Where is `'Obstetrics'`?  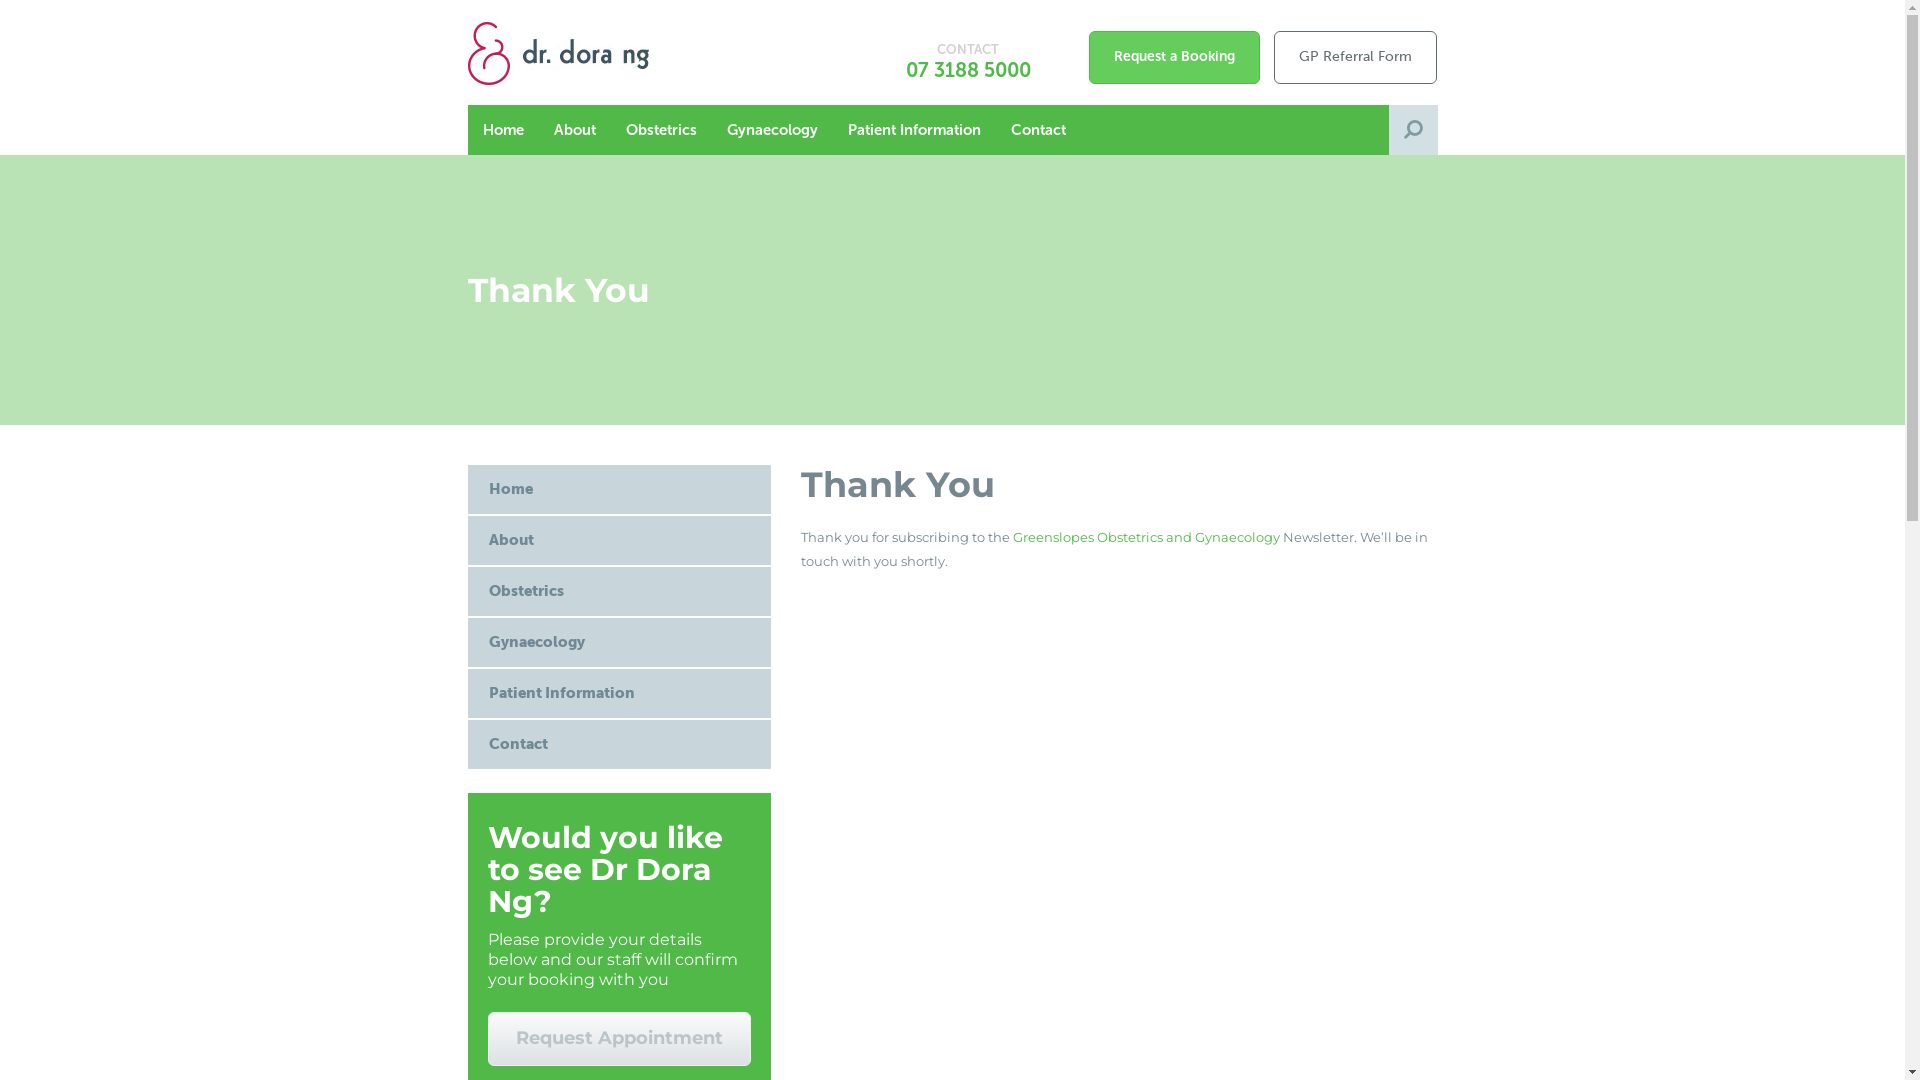
'Obstetrics' is located at coordinates (618, 590).